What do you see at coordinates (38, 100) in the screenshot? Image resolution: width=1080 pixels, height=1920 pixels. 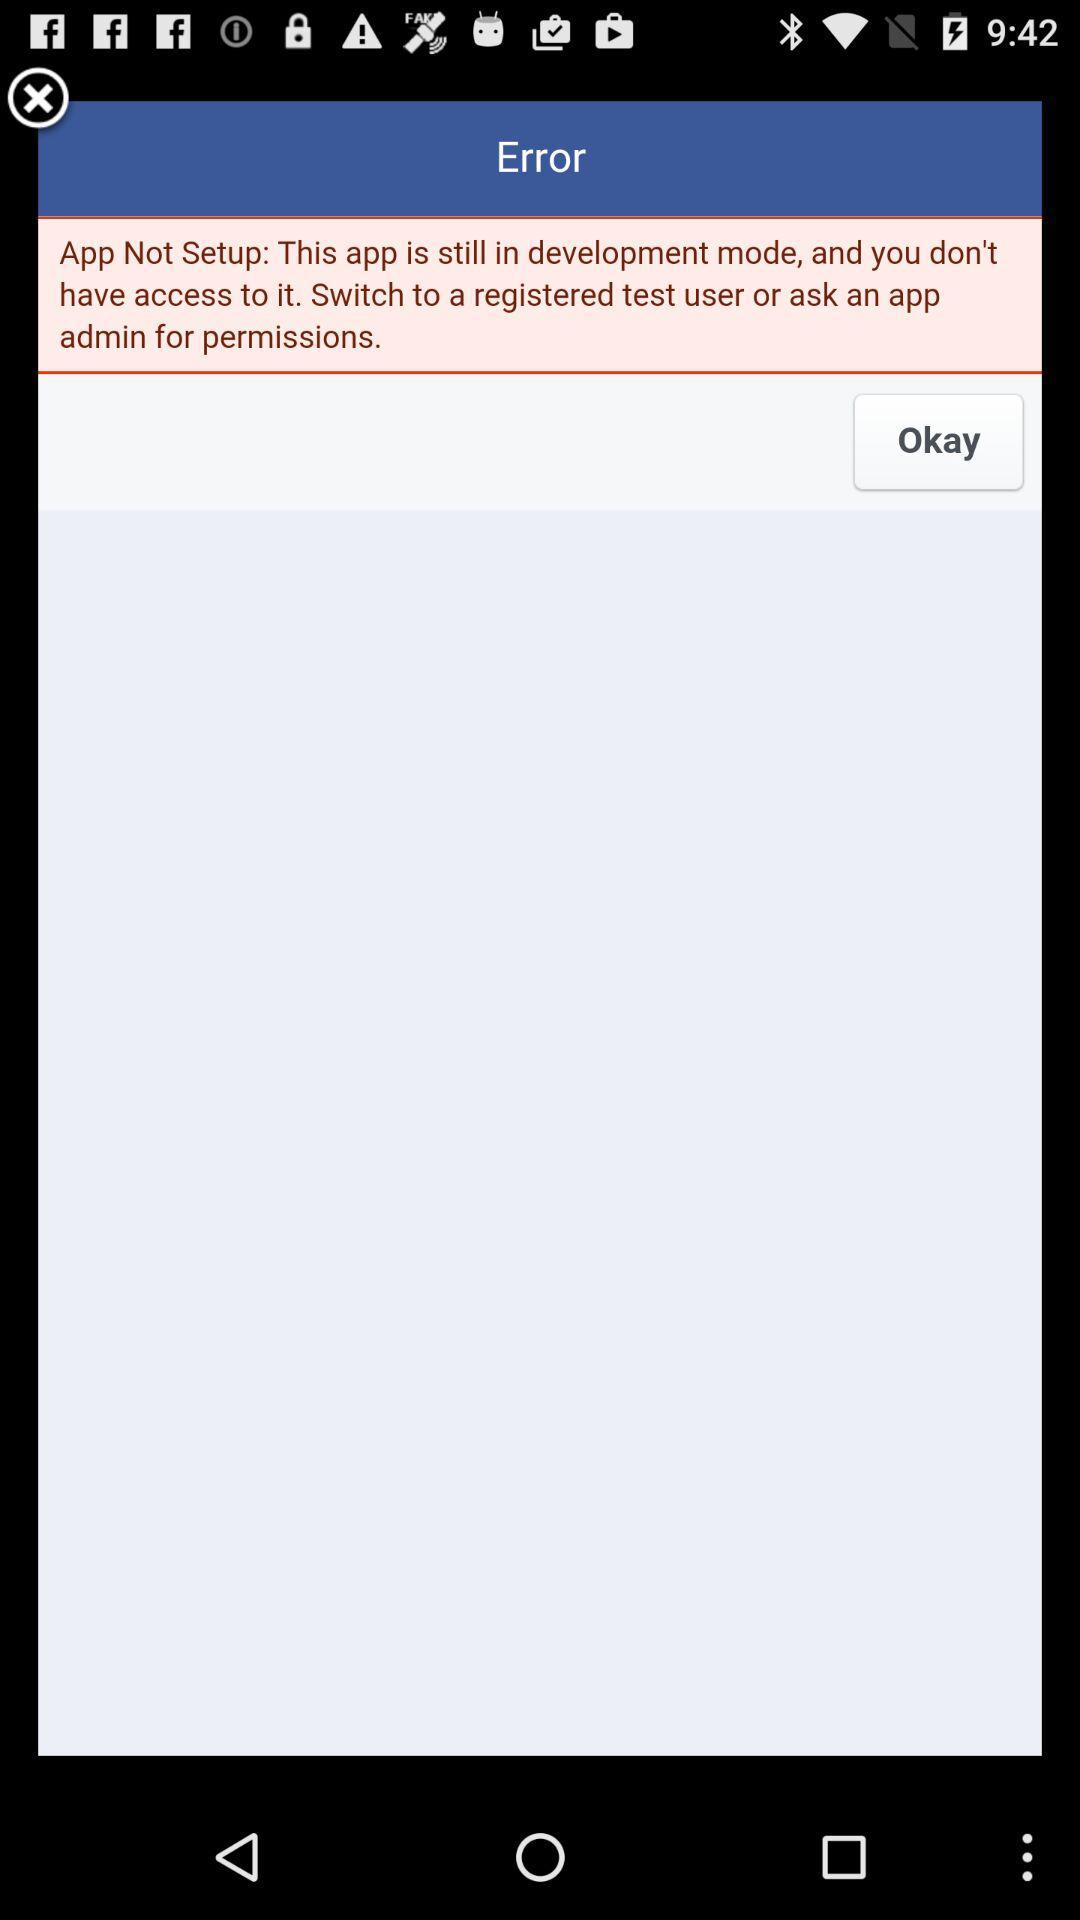 I see `the error screen` at bounding box center [38, 100].